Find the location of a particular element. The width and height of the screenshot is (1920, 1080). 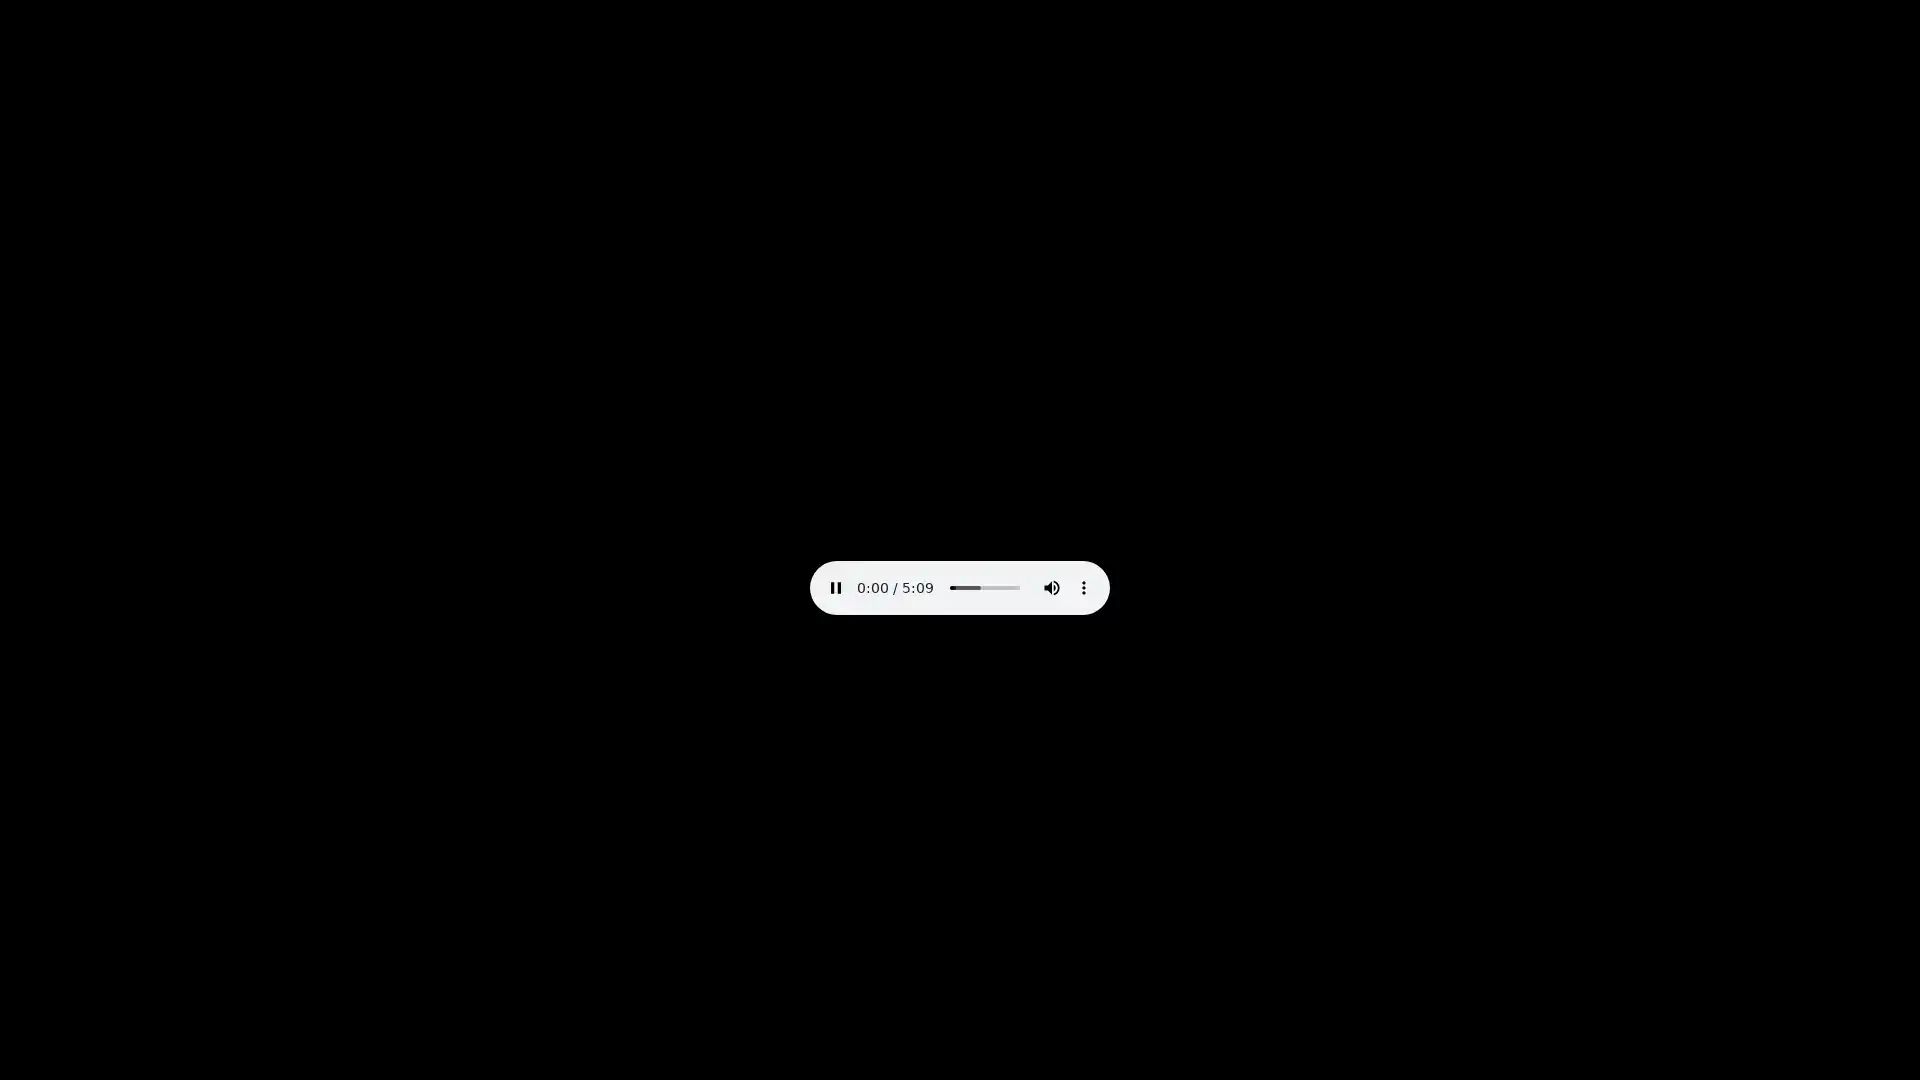

show more media controls is located at coordinates (1083, 586).